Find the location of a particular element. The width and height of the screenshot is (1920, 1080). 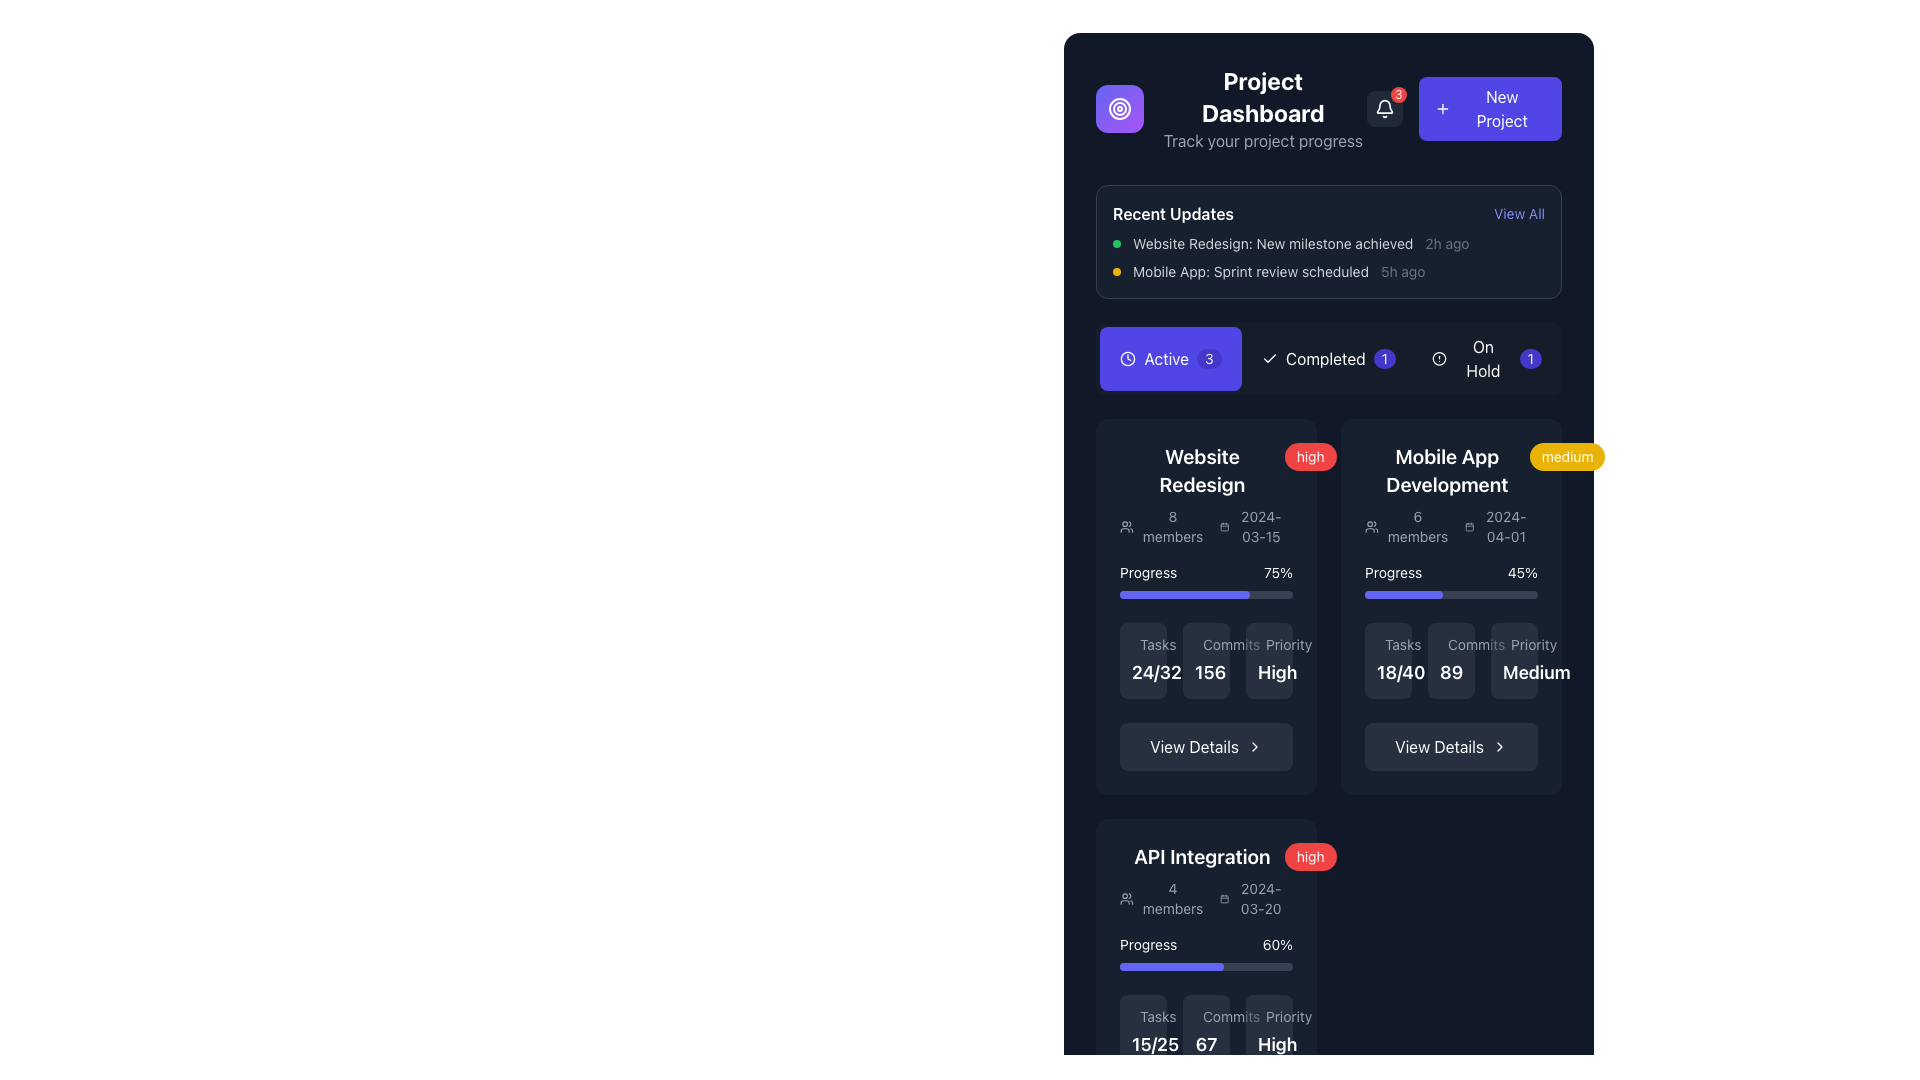

project details from the 'Website Redesign' text and icon display component located in the first slot of the Active tasks section is located at coordinates (1201, 494).